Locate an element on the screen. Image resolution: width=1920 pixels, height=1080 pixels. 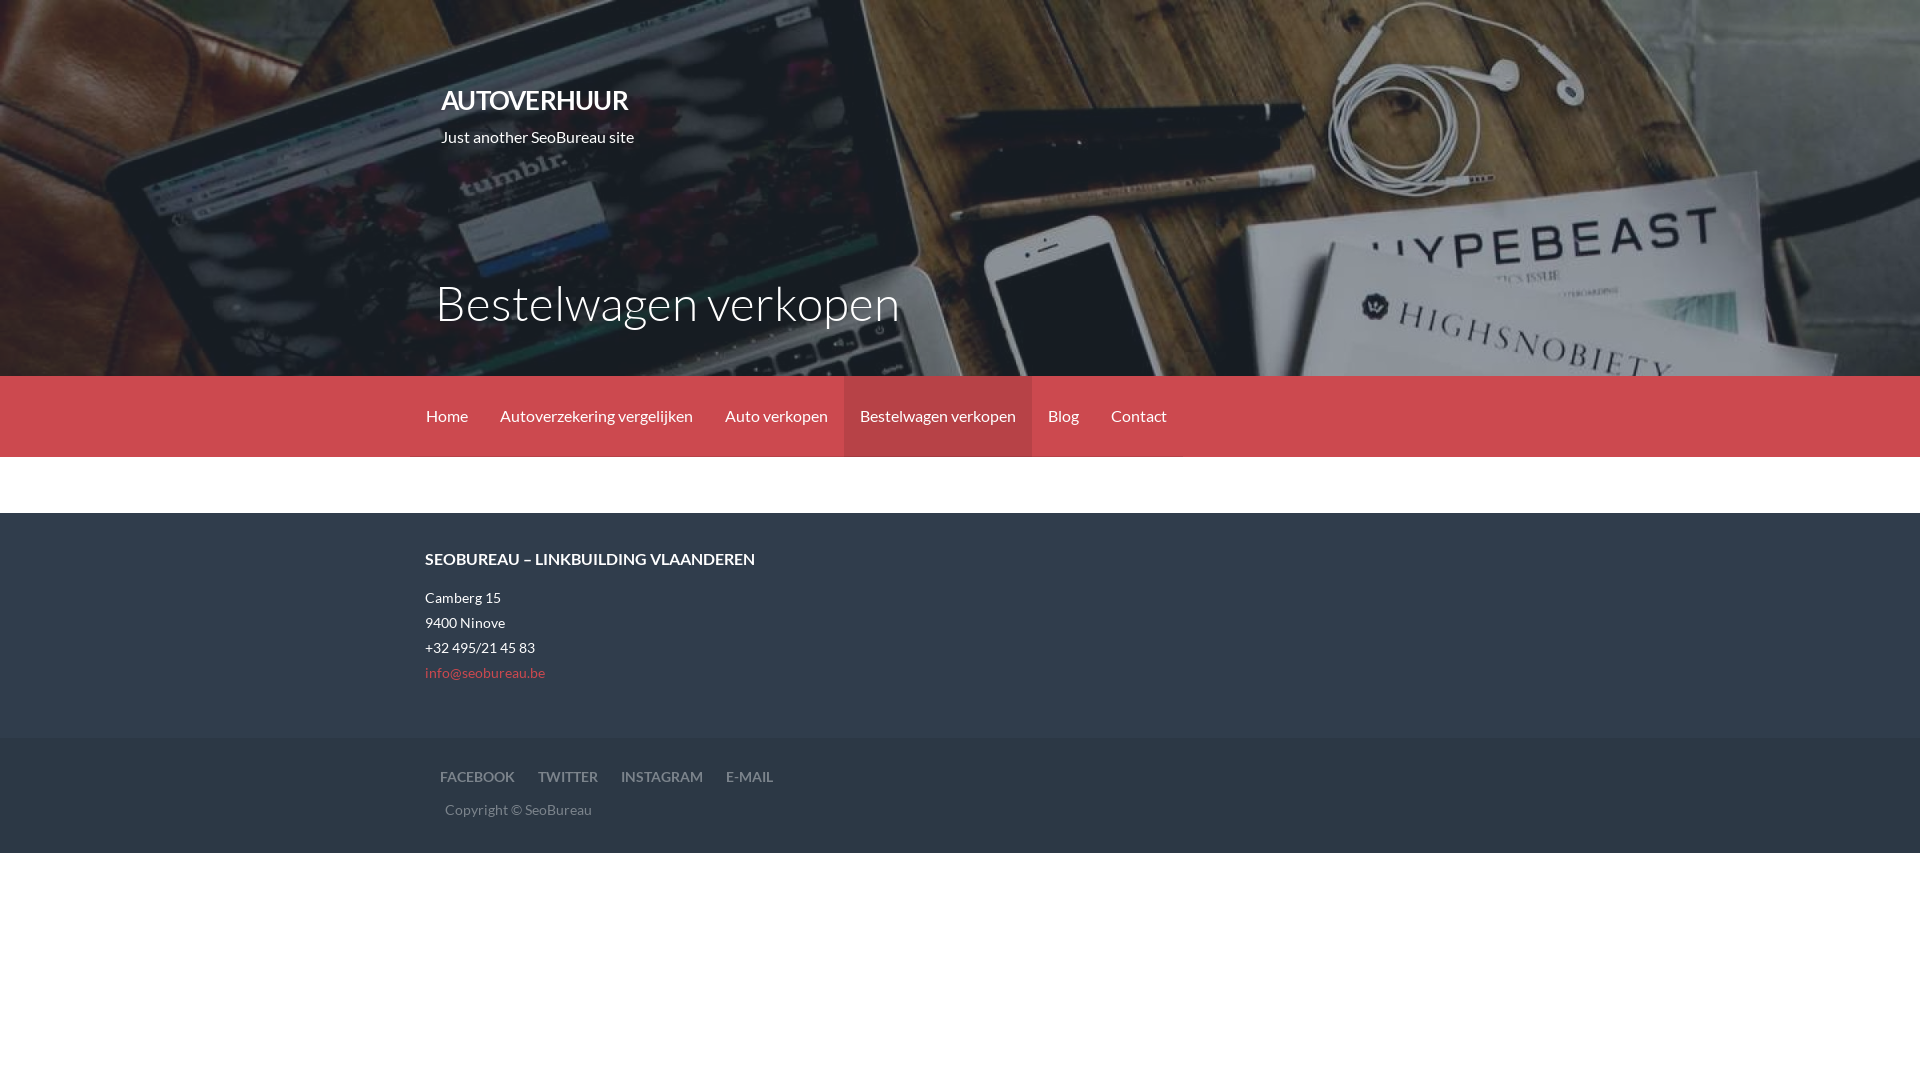
'Bestelwagen verkopen' is located at coordinates (844, 415).